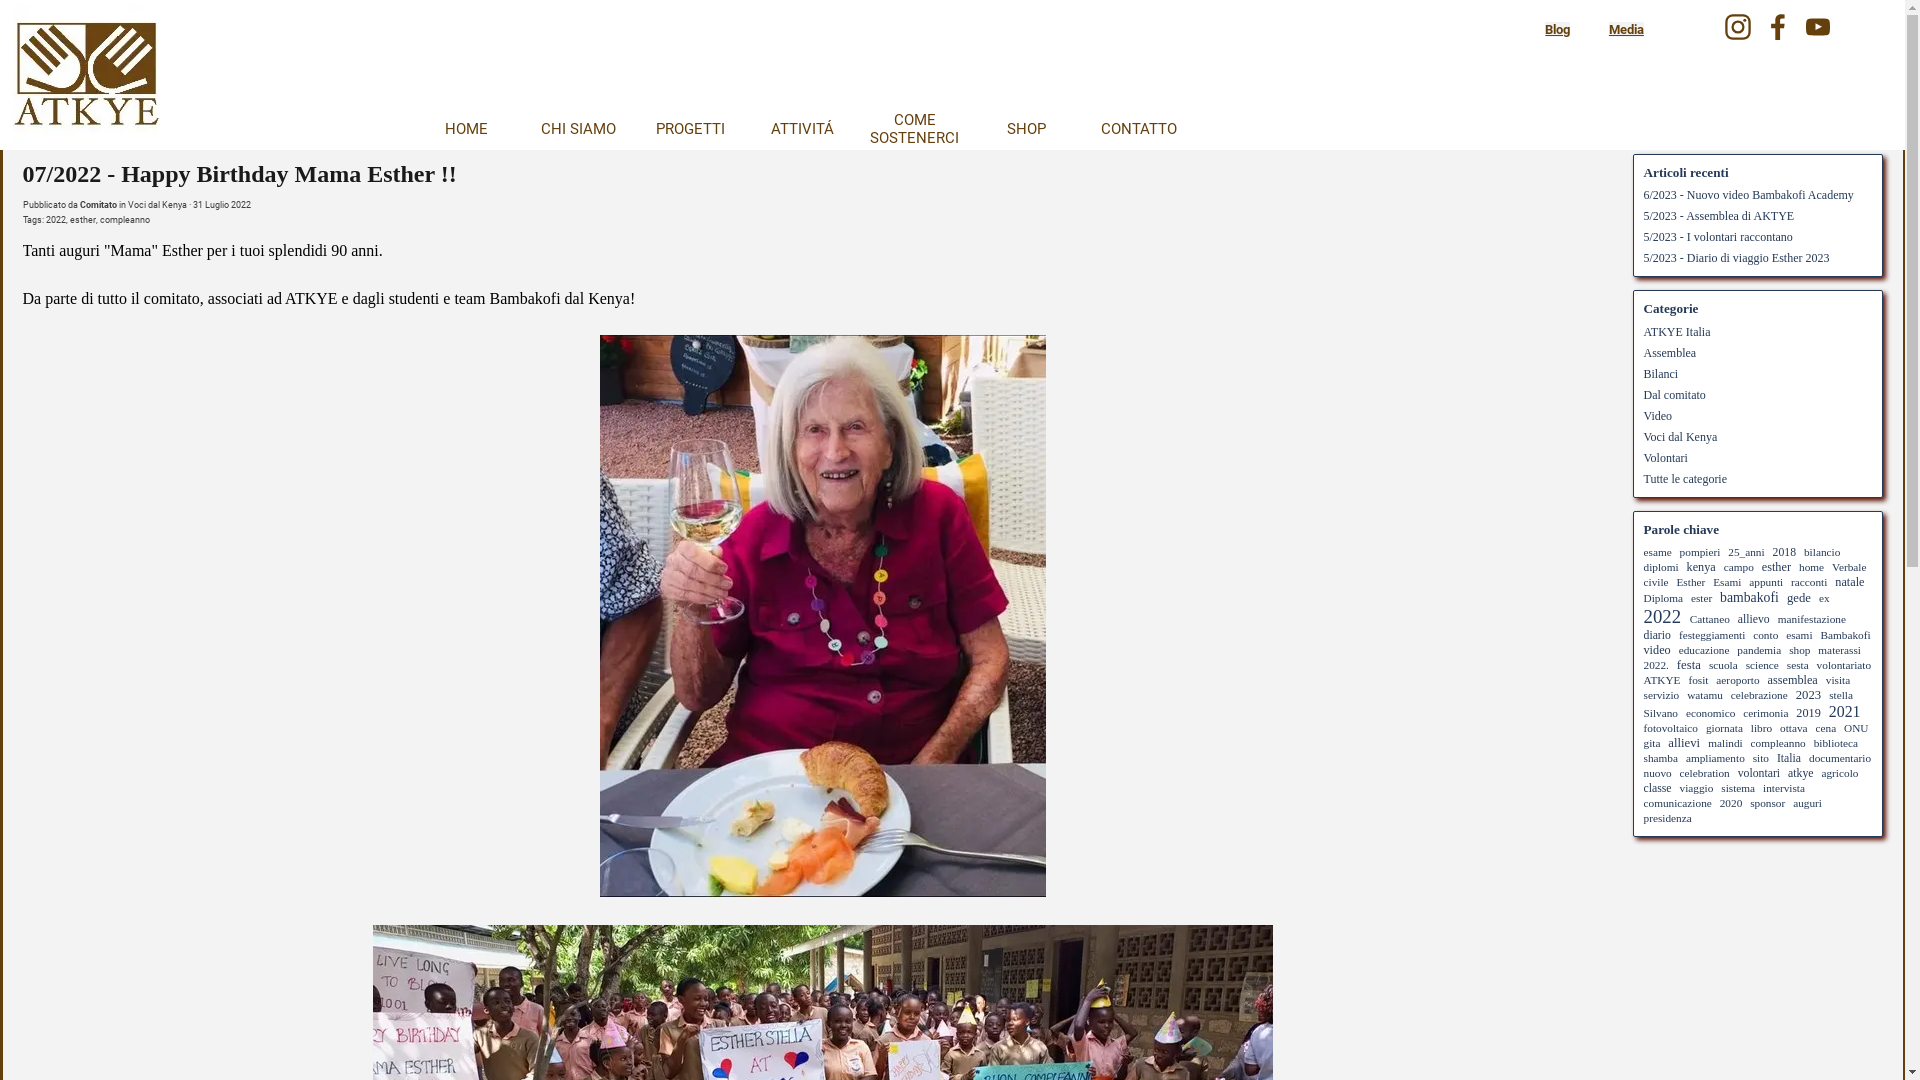 The height and width of the screenshot is (1080, 1920). What do you see at coordinates (576, 128) in the screenshot?
I see `'CHI SIAMO'` at bounding box center [576, 128].